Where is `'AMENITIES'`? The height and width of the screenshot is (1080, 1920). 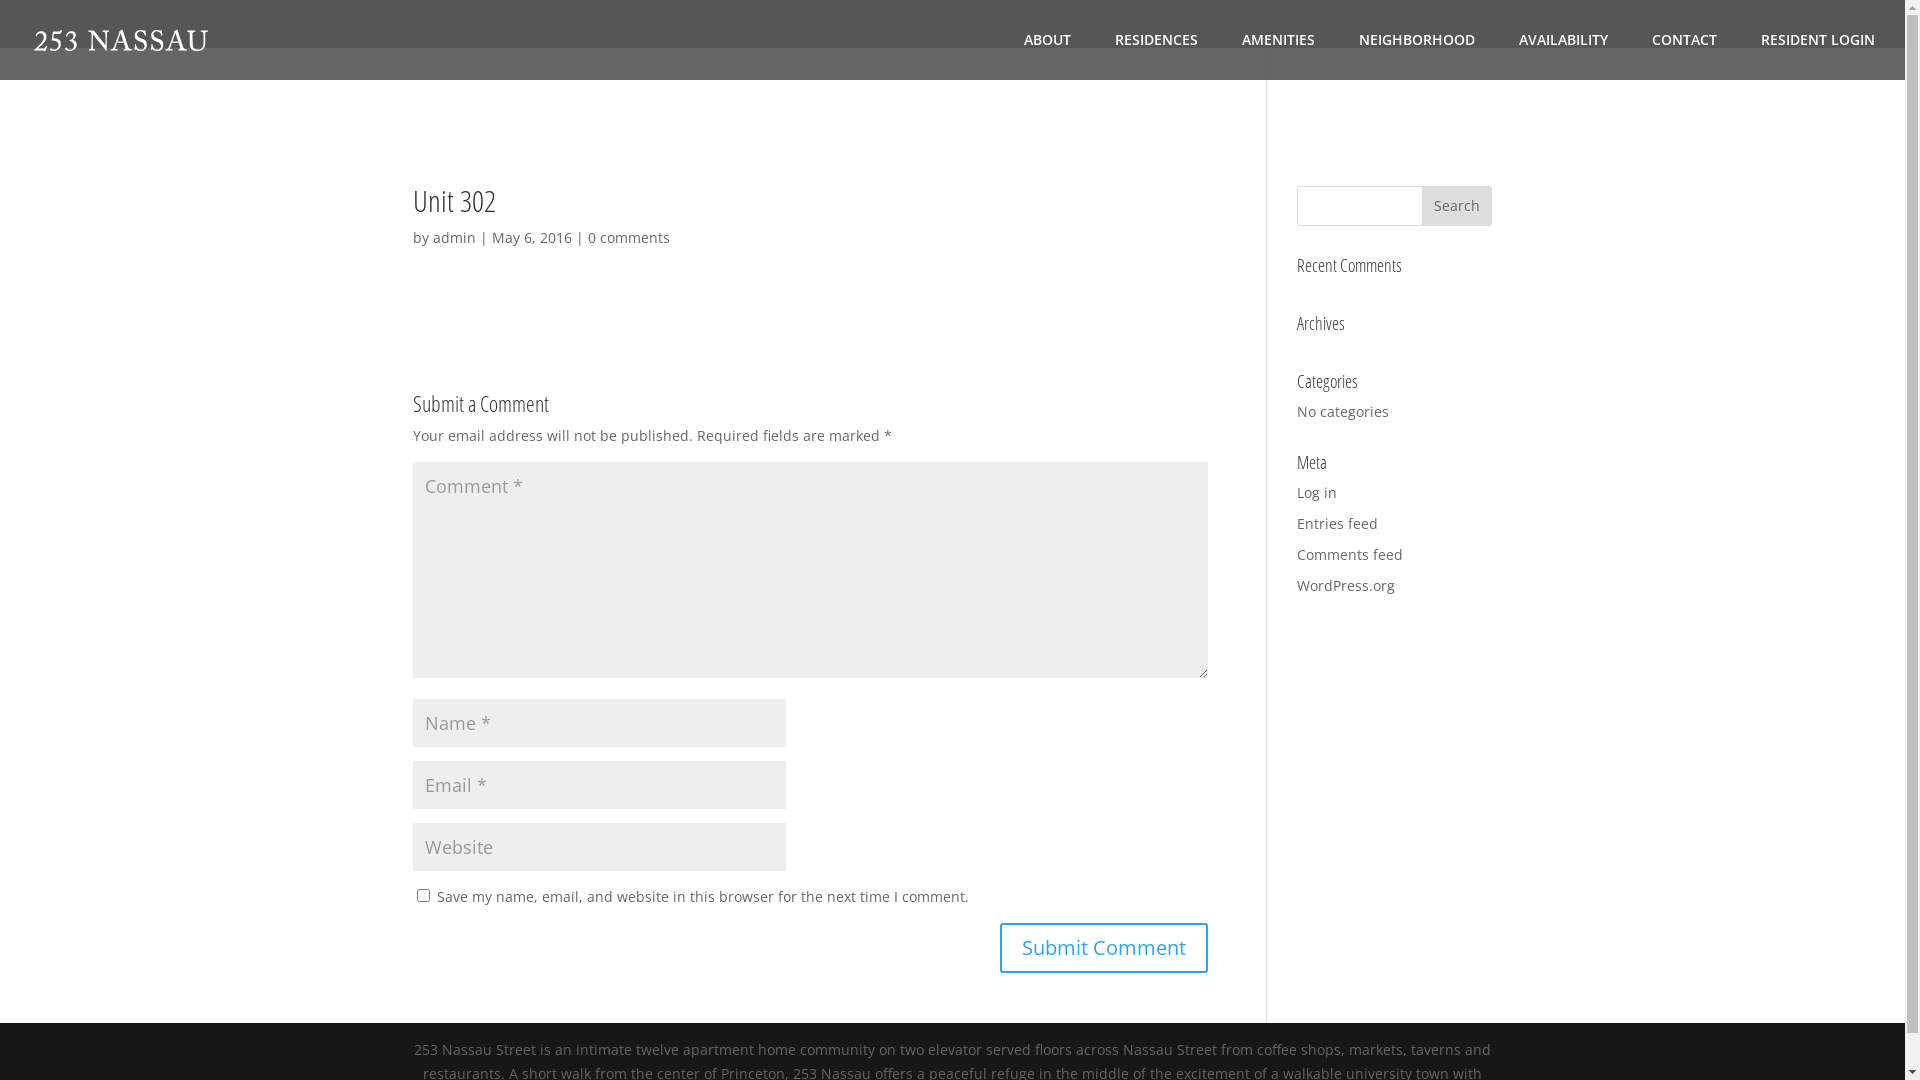 'AMENITIES' is located at coordinates (1277, 55).